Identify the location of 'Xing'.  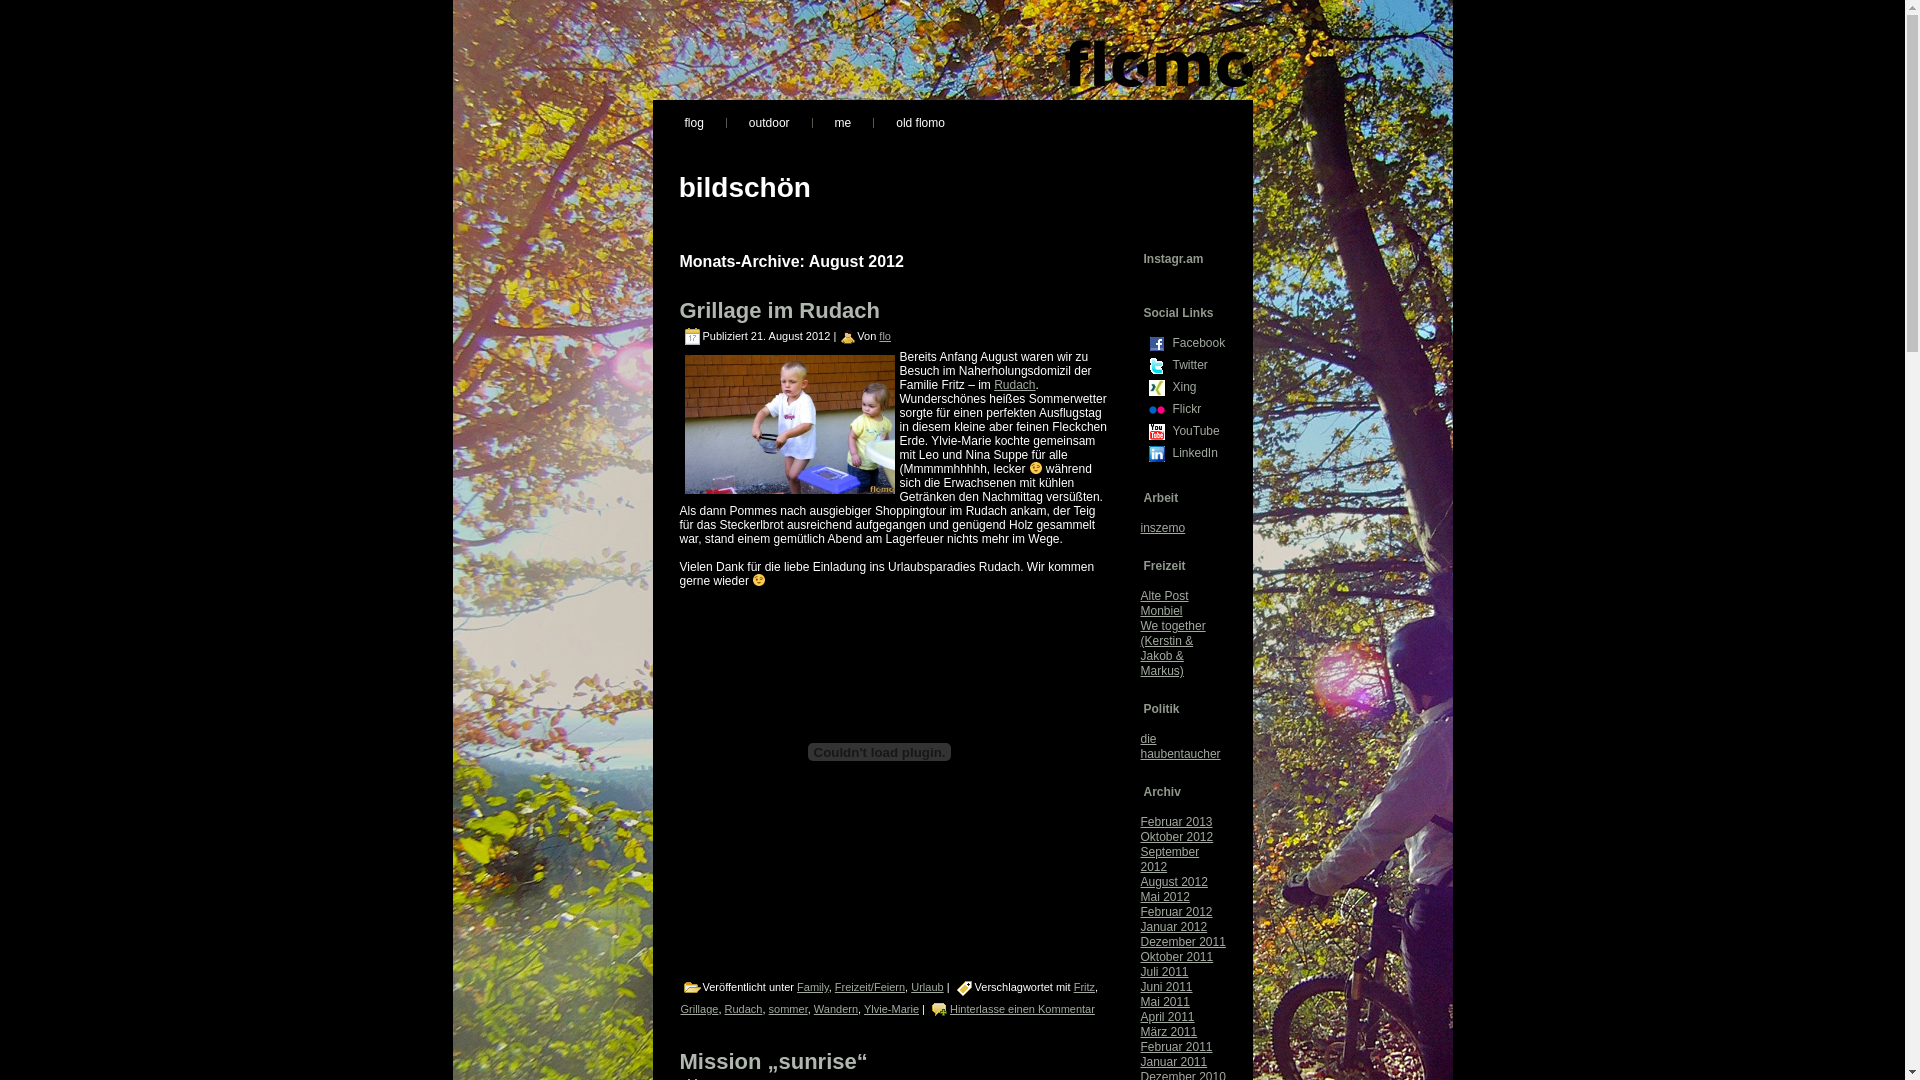
(1147, 388).